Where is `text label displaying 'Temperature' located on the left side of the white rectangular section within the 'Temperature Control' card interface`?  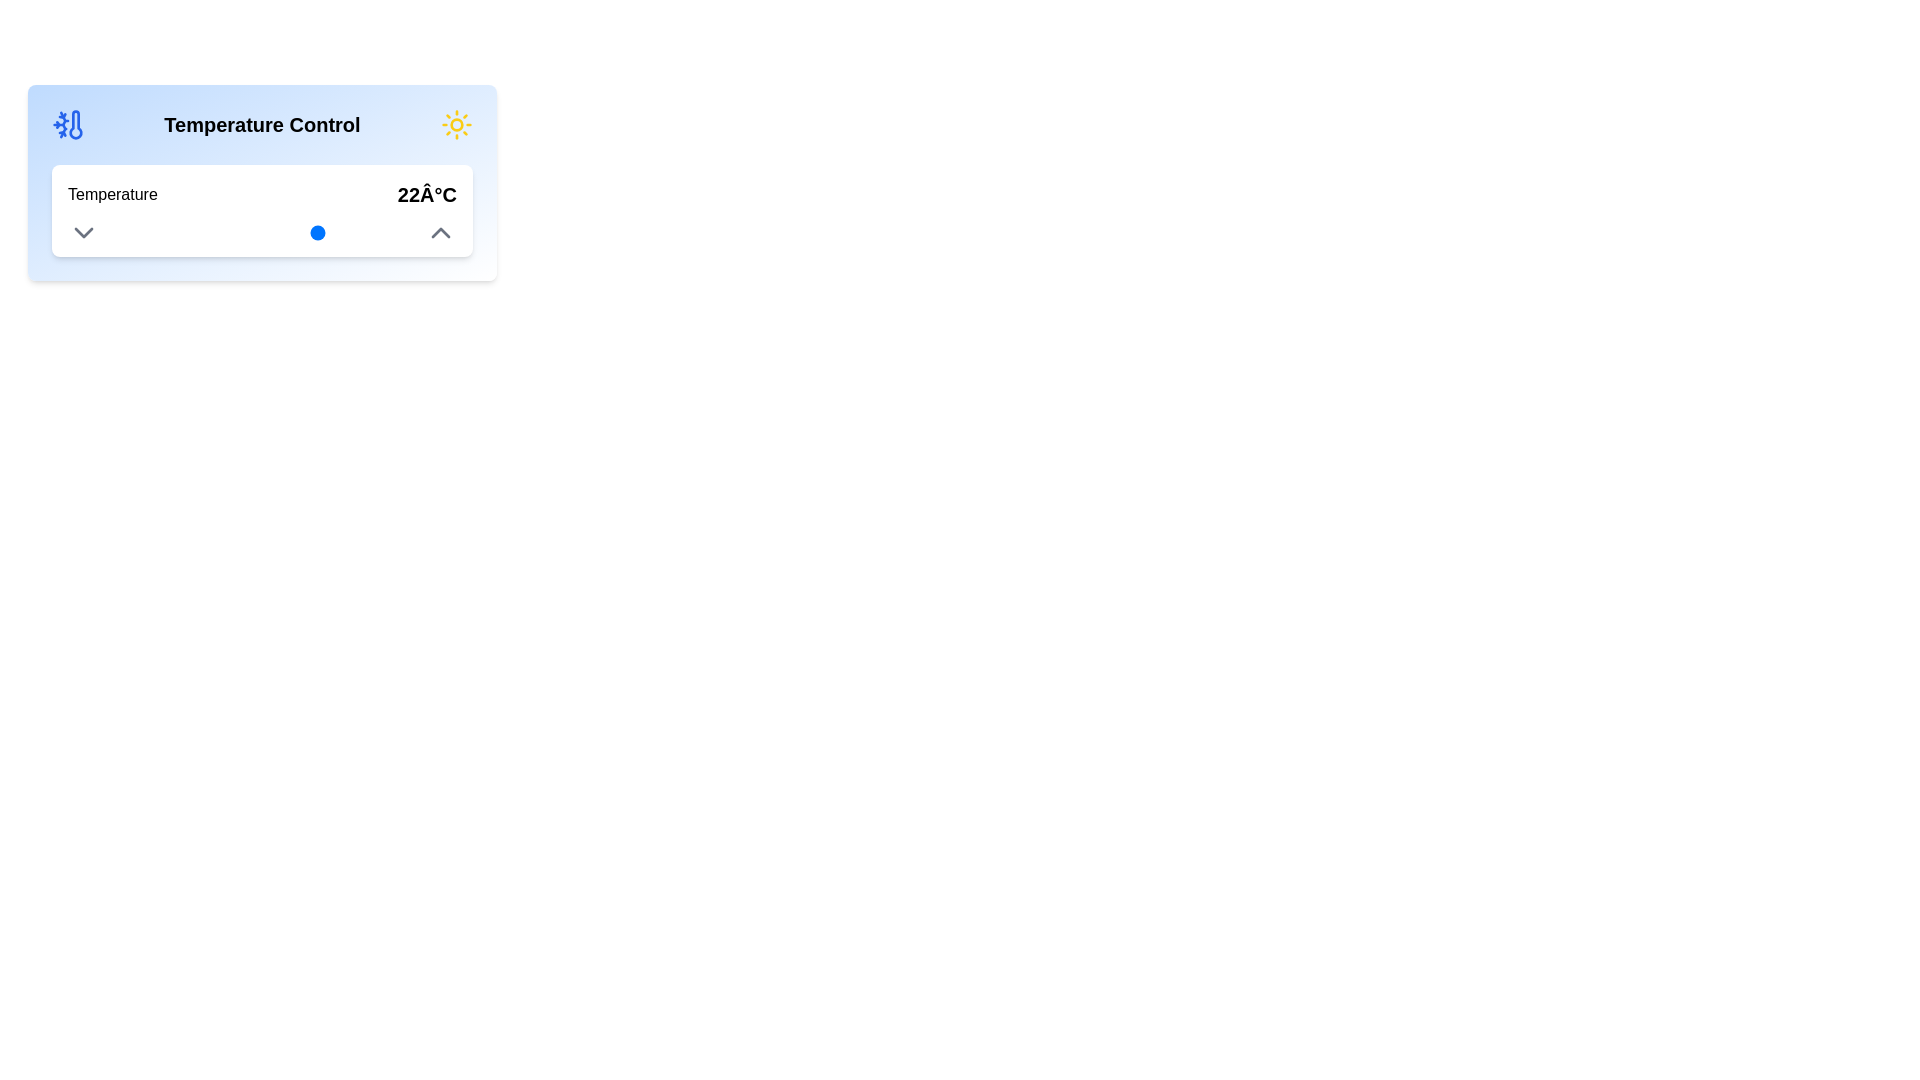
text label displaying 'Temperature' located on the left side of the white rectangular section within the 'Temperature Control' card interface is located at coordinates (111, 195).